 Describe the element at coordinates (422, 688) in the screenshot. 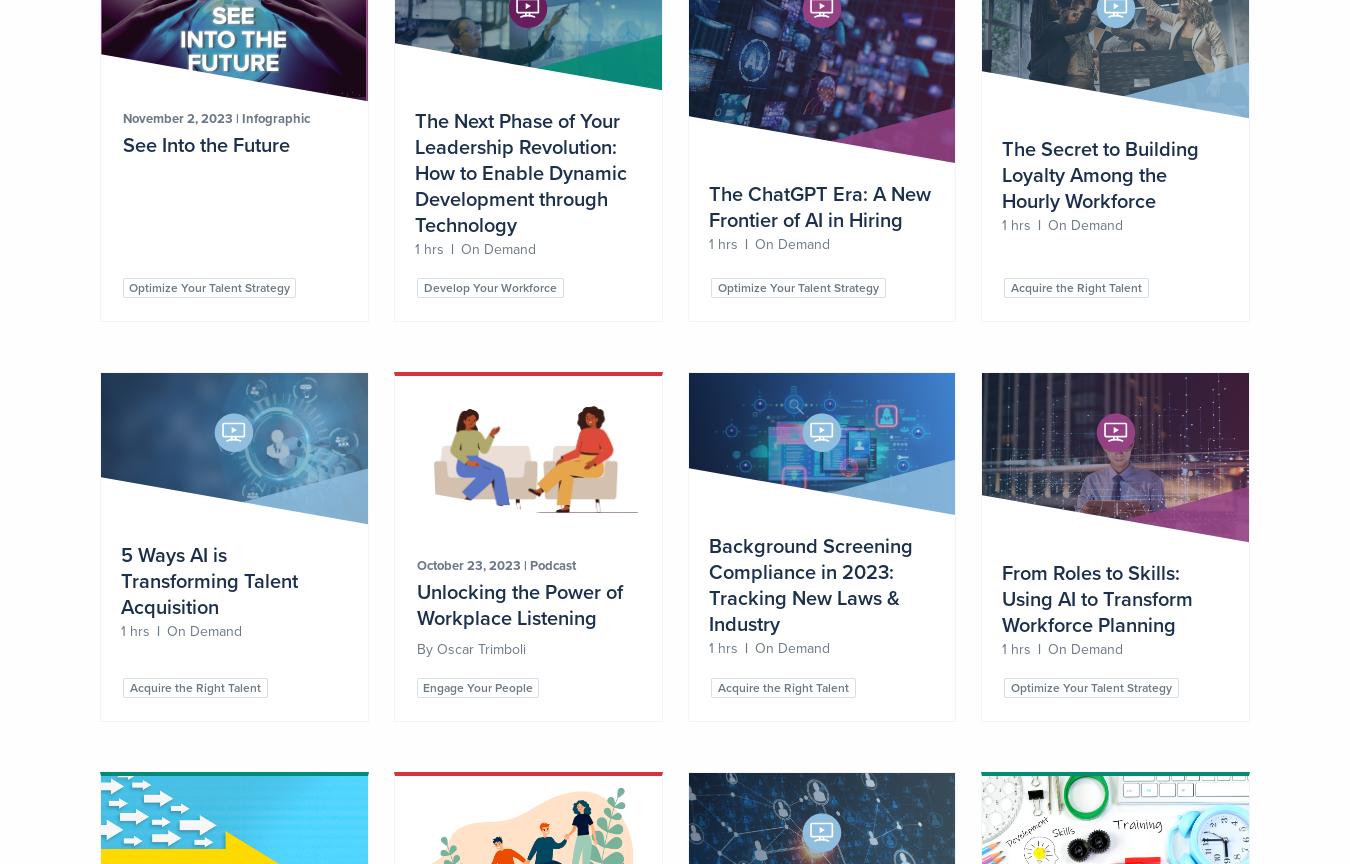

I see `'Engage Your People'` at that location.